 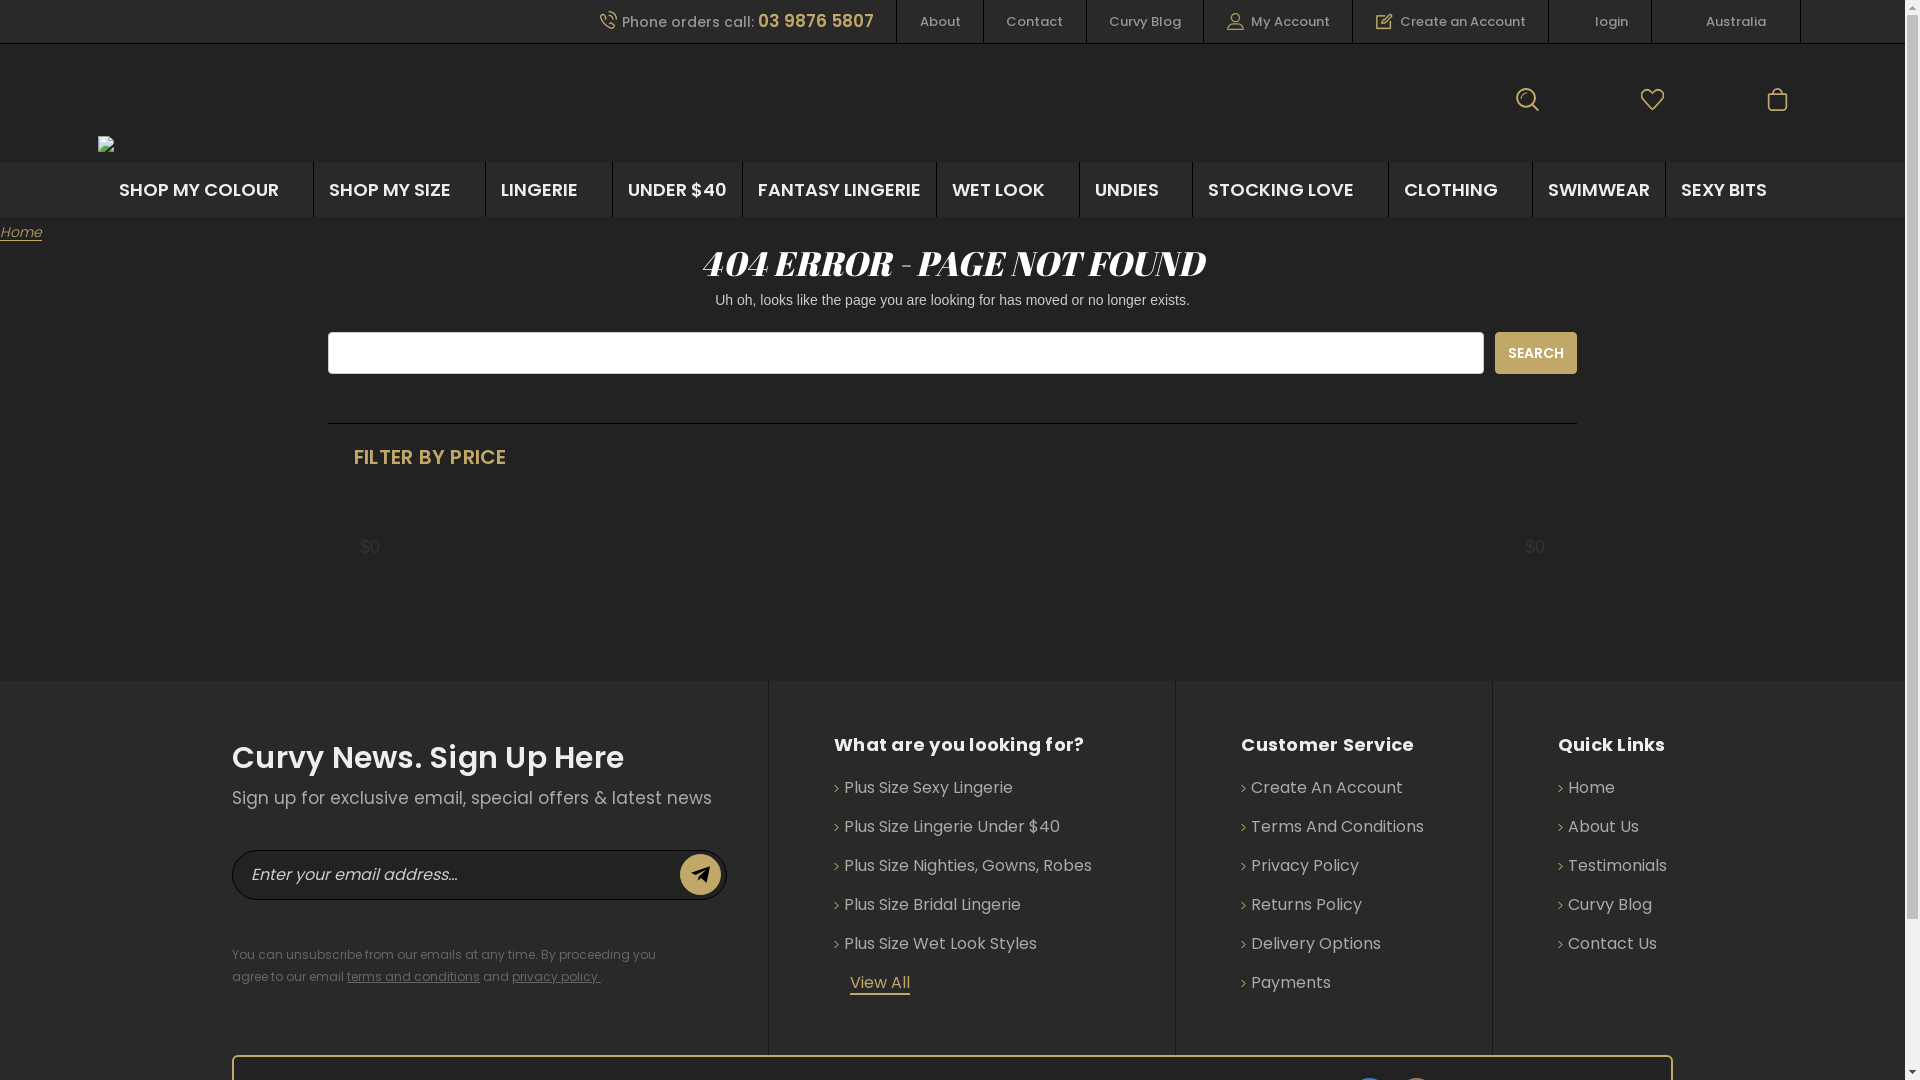 I want to click on 'STOCKING LOVE', so click(x=1290, y=189).